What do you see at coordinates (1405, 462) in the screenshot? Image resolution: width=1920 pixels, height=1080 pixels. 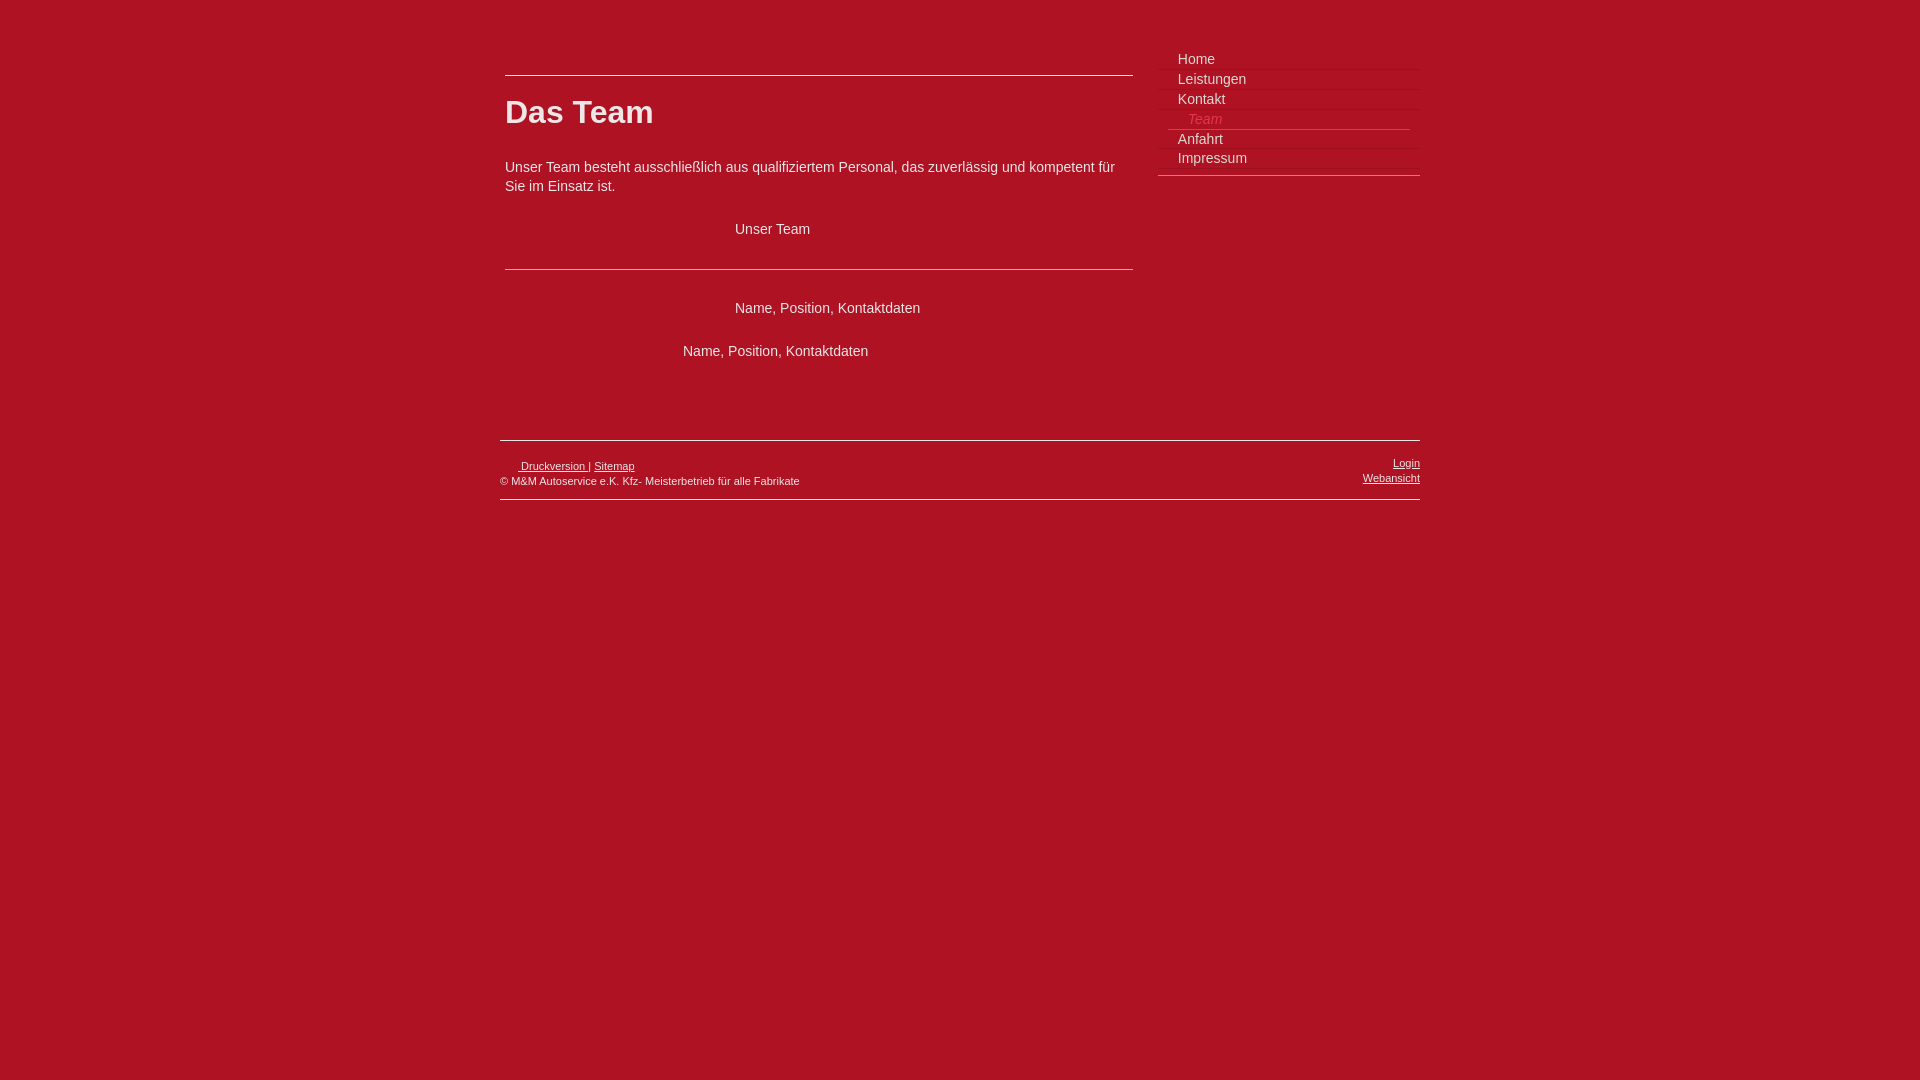 I see `'Login'` at bounding box center [1405, 462].